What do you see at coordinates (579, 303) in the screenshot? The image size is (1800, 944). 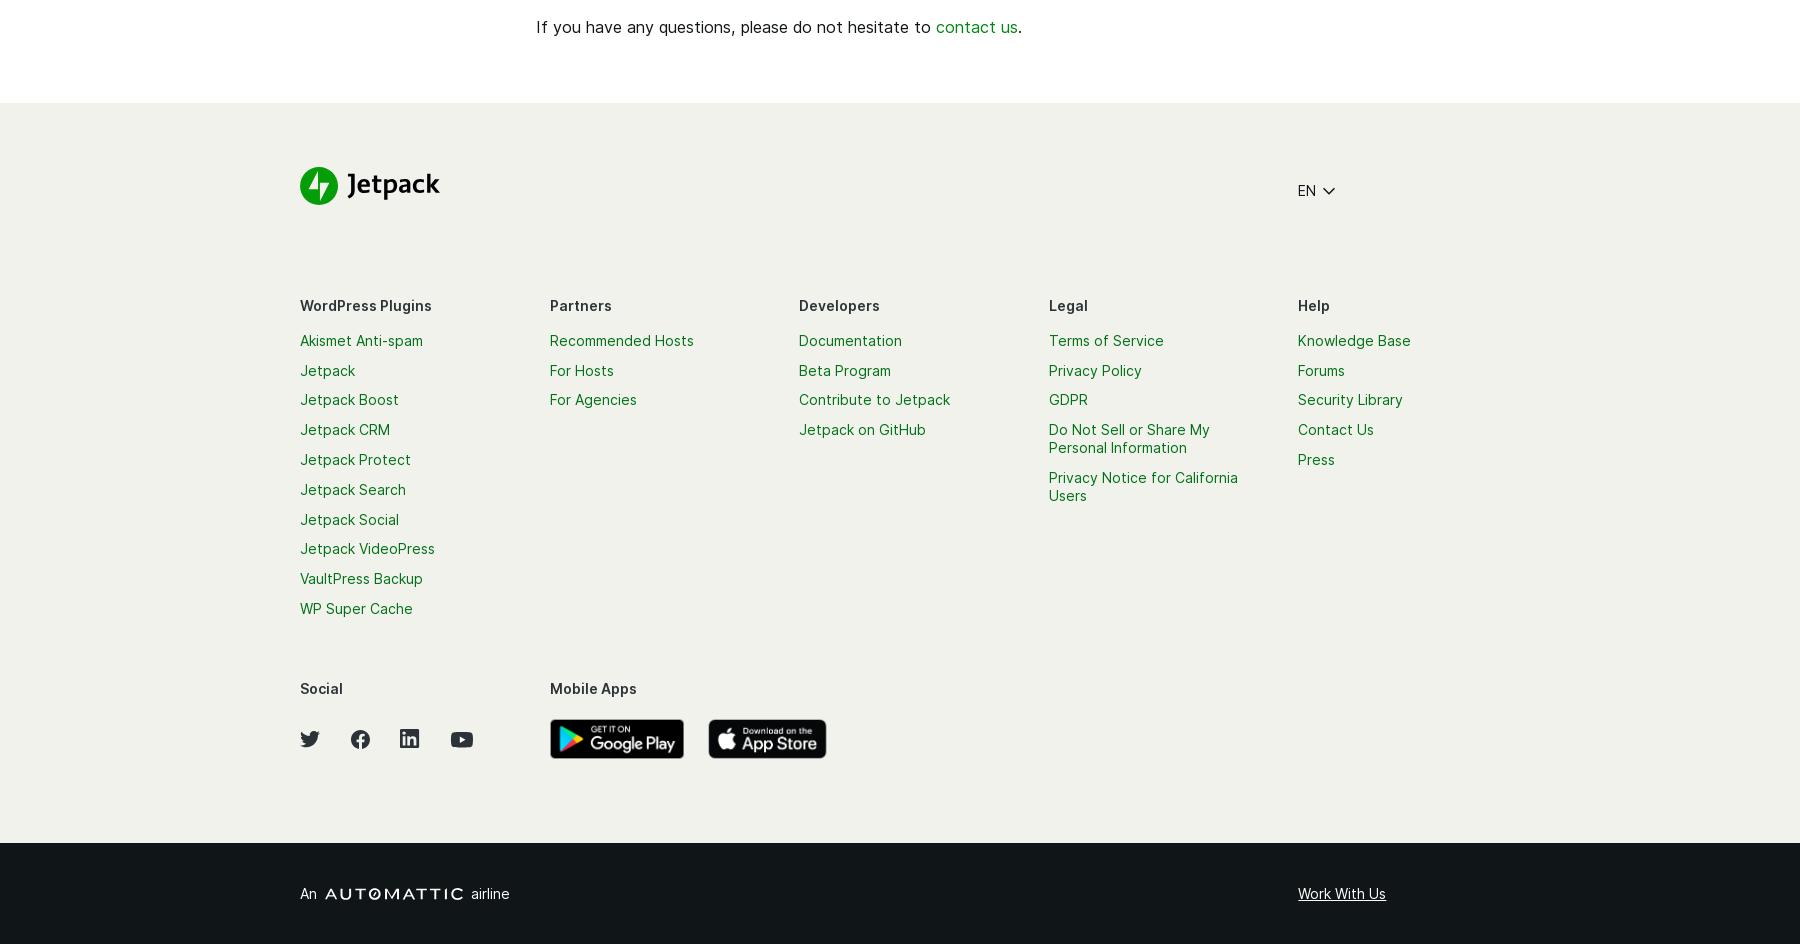 I see `'Partners'` at bounding box center [579, 303].